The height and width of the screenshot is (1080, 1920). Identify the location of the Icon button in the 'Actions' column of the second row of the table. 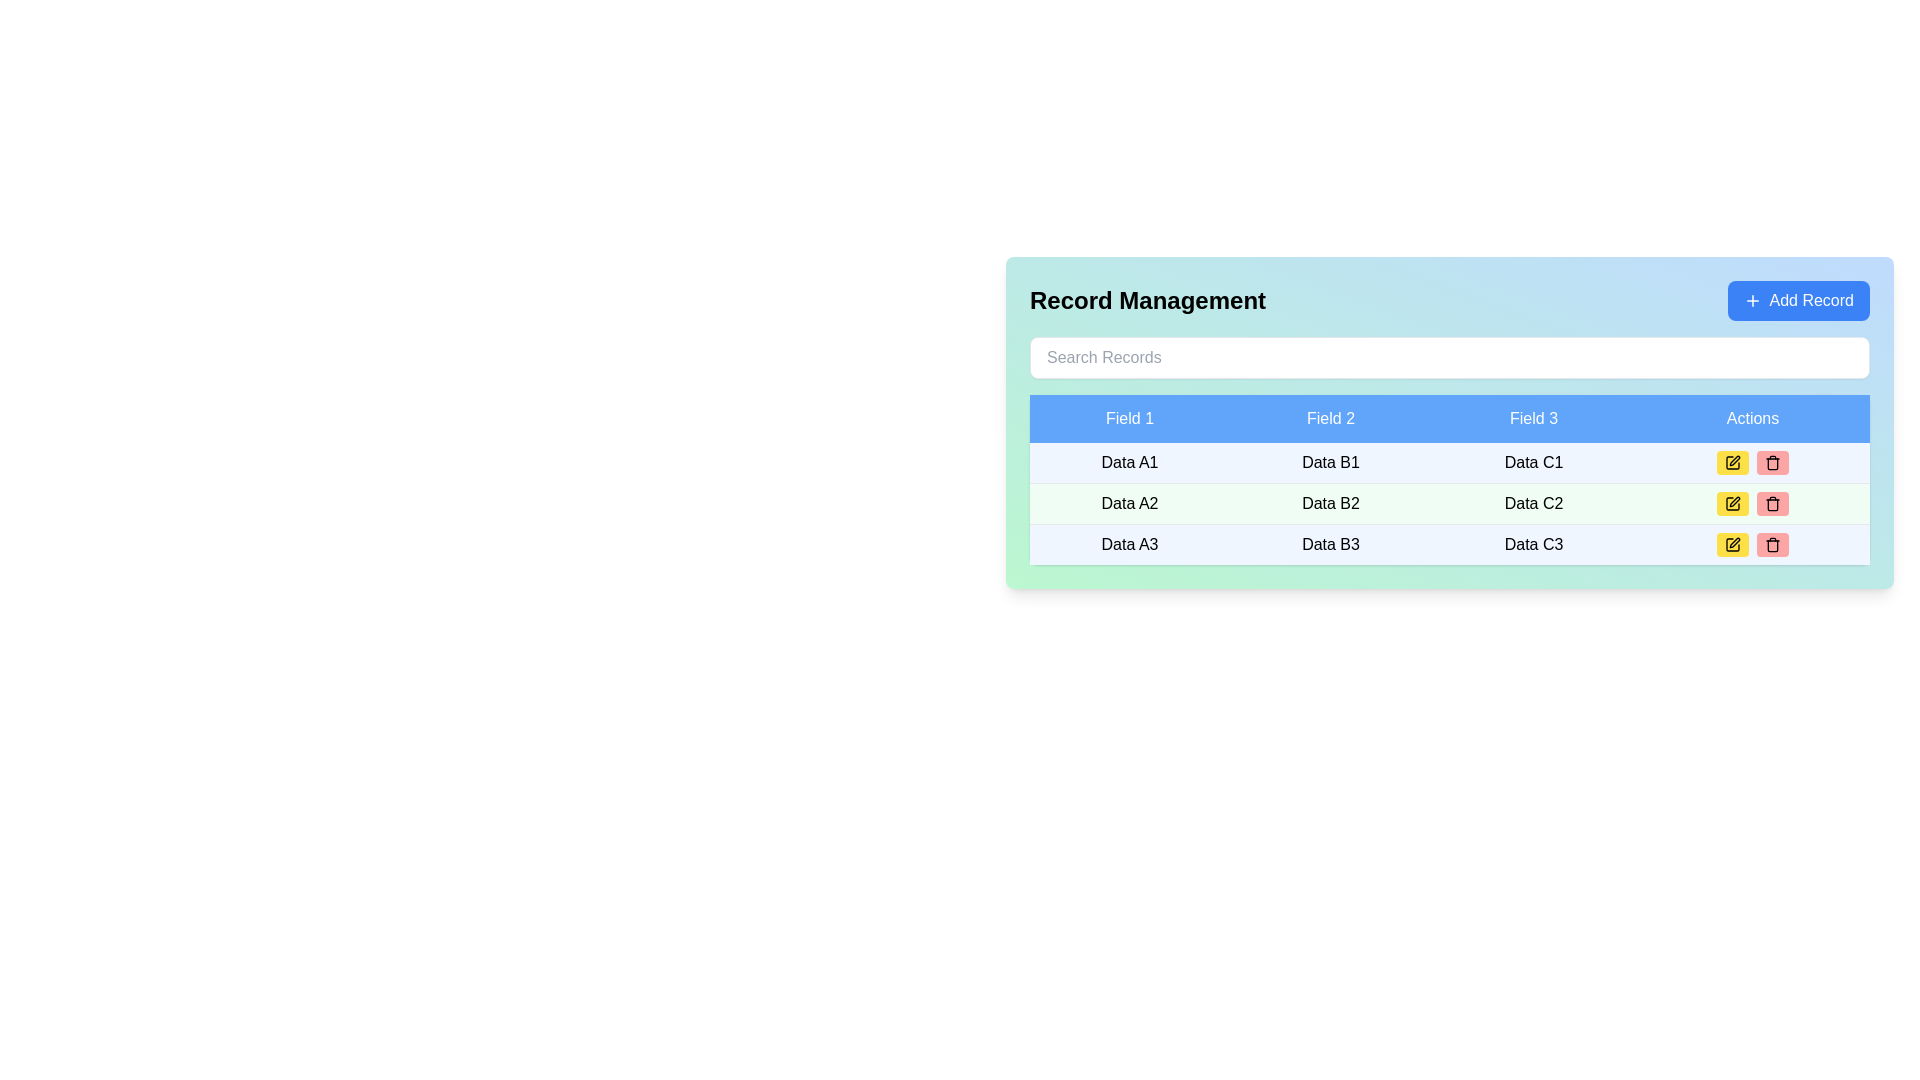
(1731, 462).